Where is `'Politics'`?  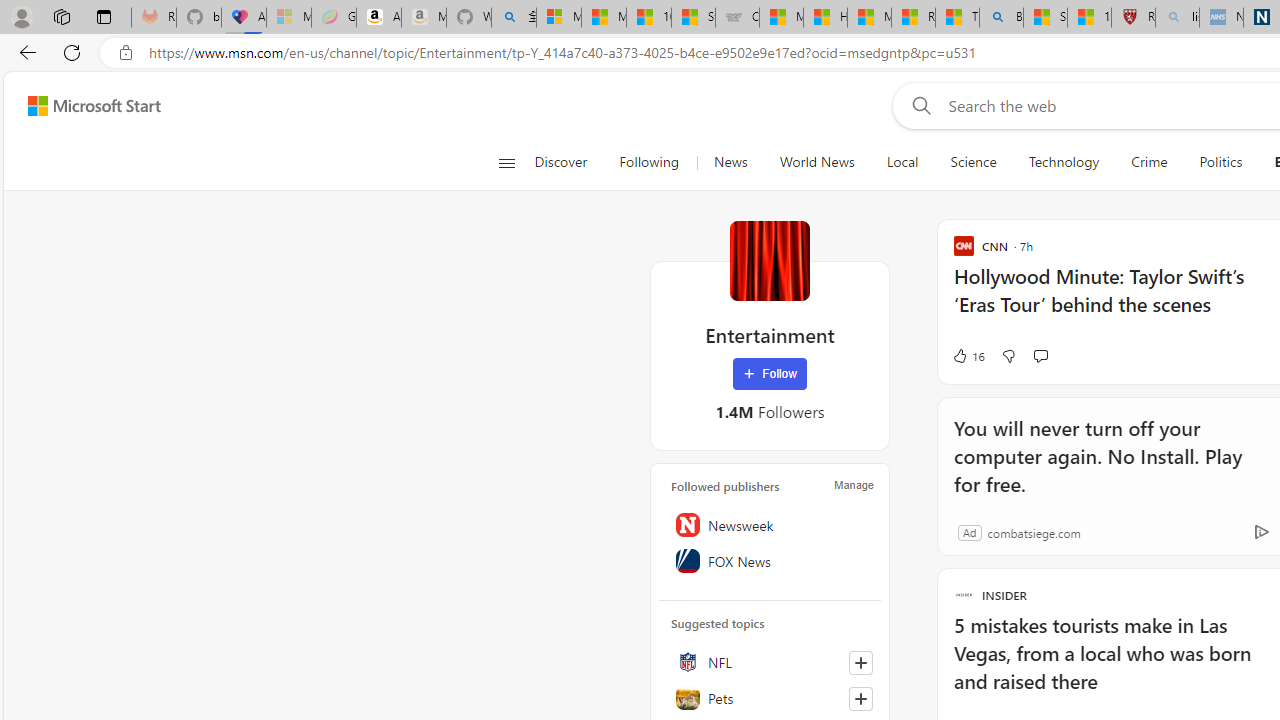
'Politics' is located at coordinates (1220, 162).